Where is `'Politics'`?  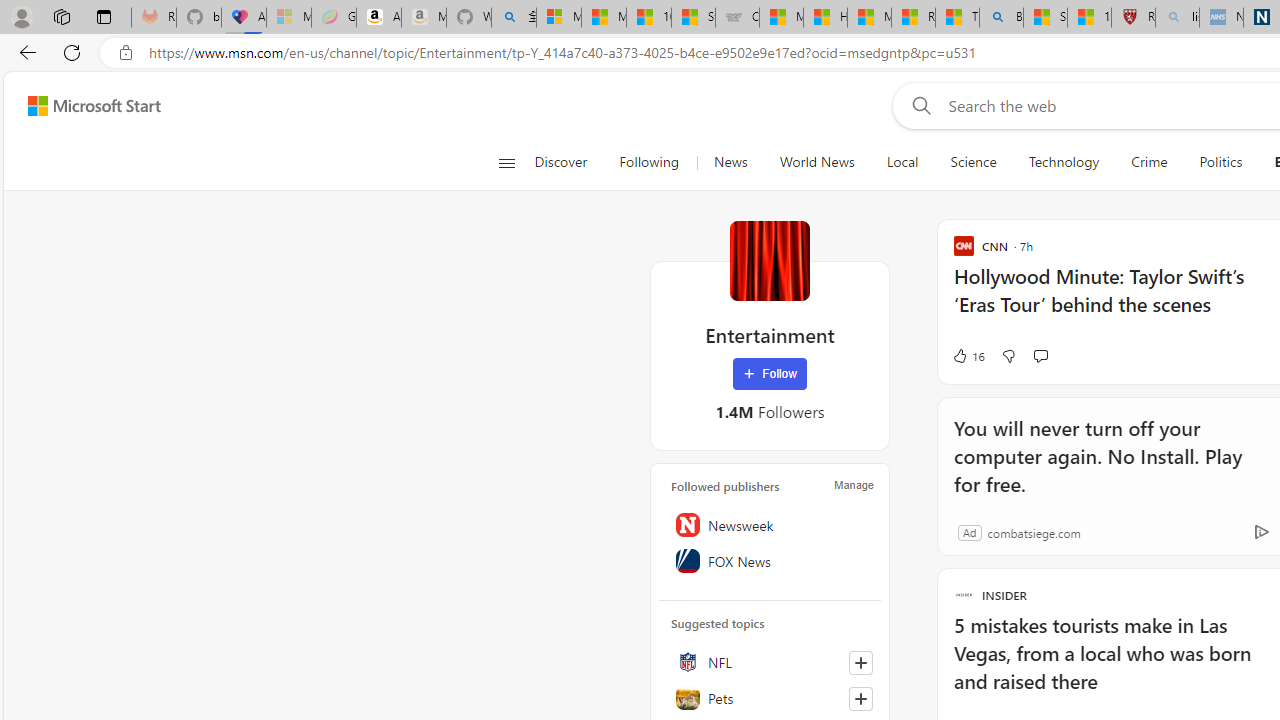
'Politics' is located at coordinates (1220, 162).